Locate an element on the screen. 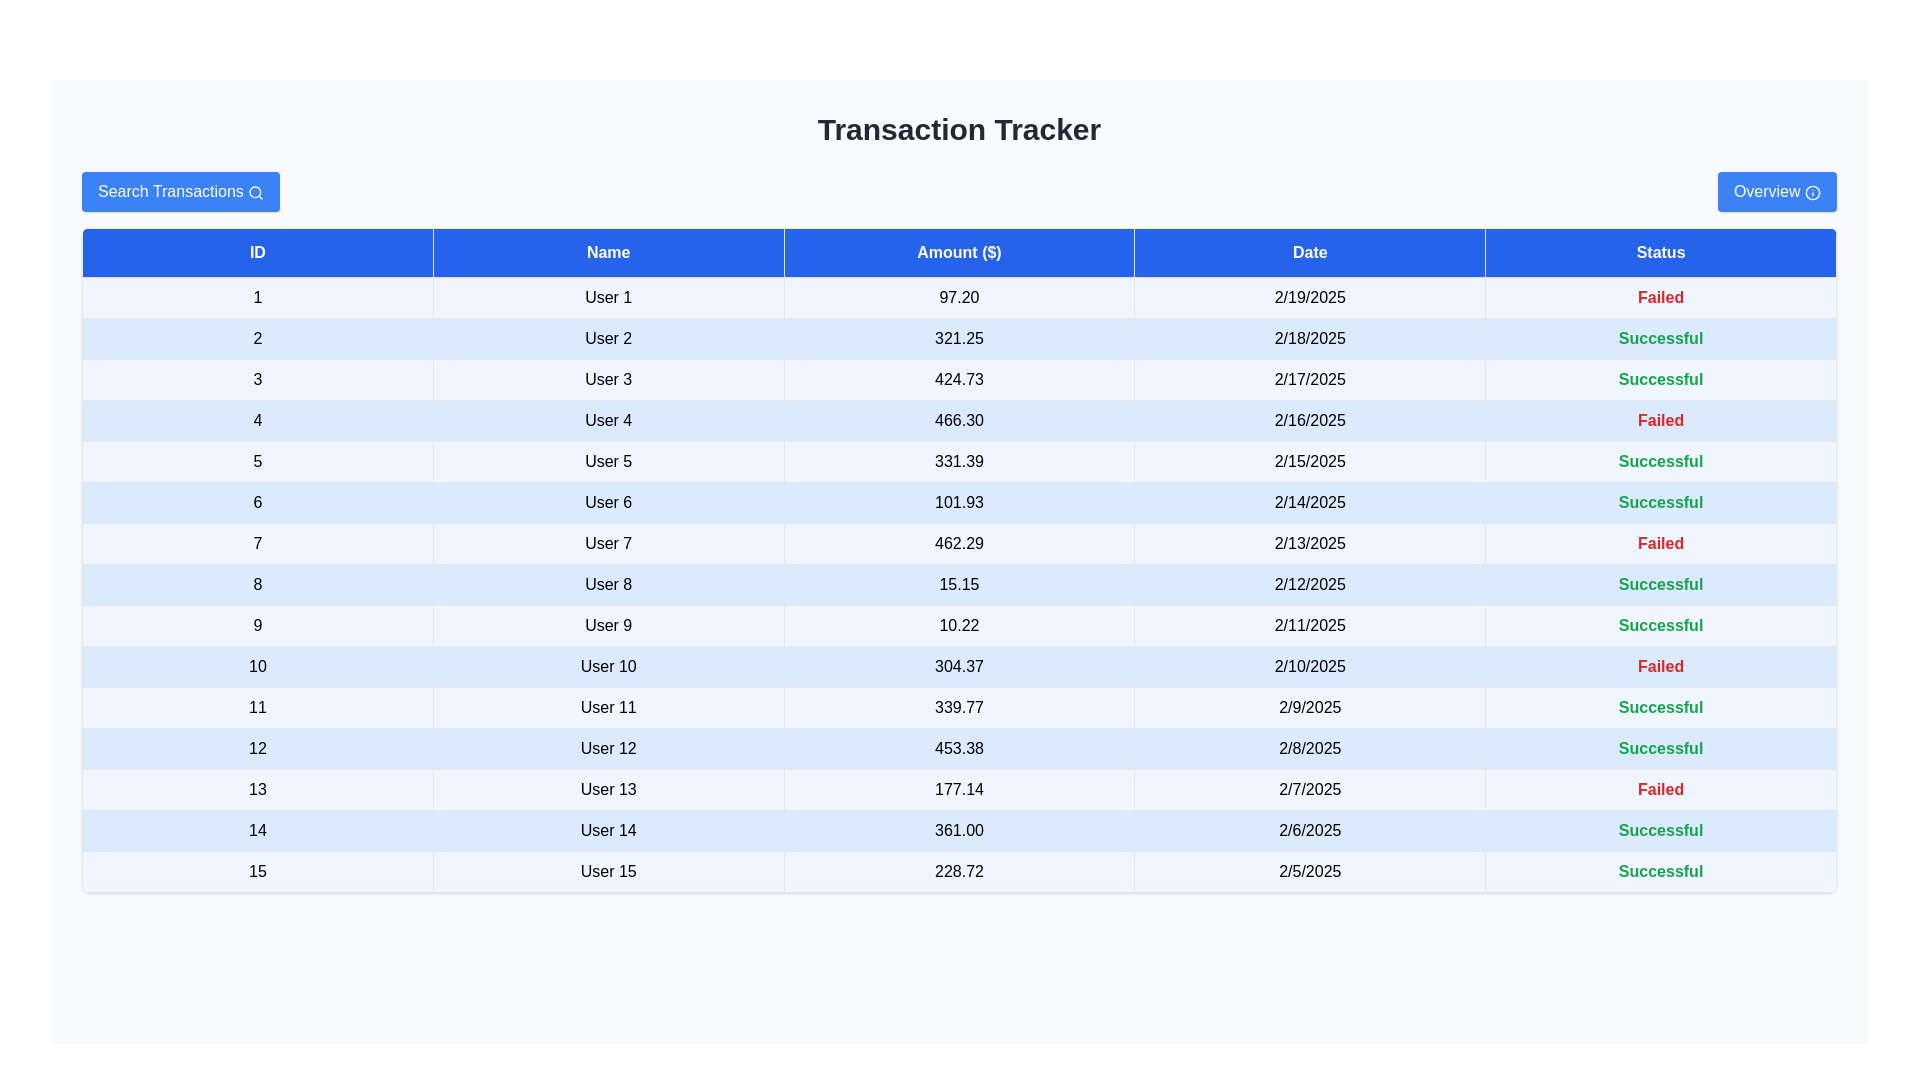  the 'Overview' button to view general information is located at coordinates (1776, 192).